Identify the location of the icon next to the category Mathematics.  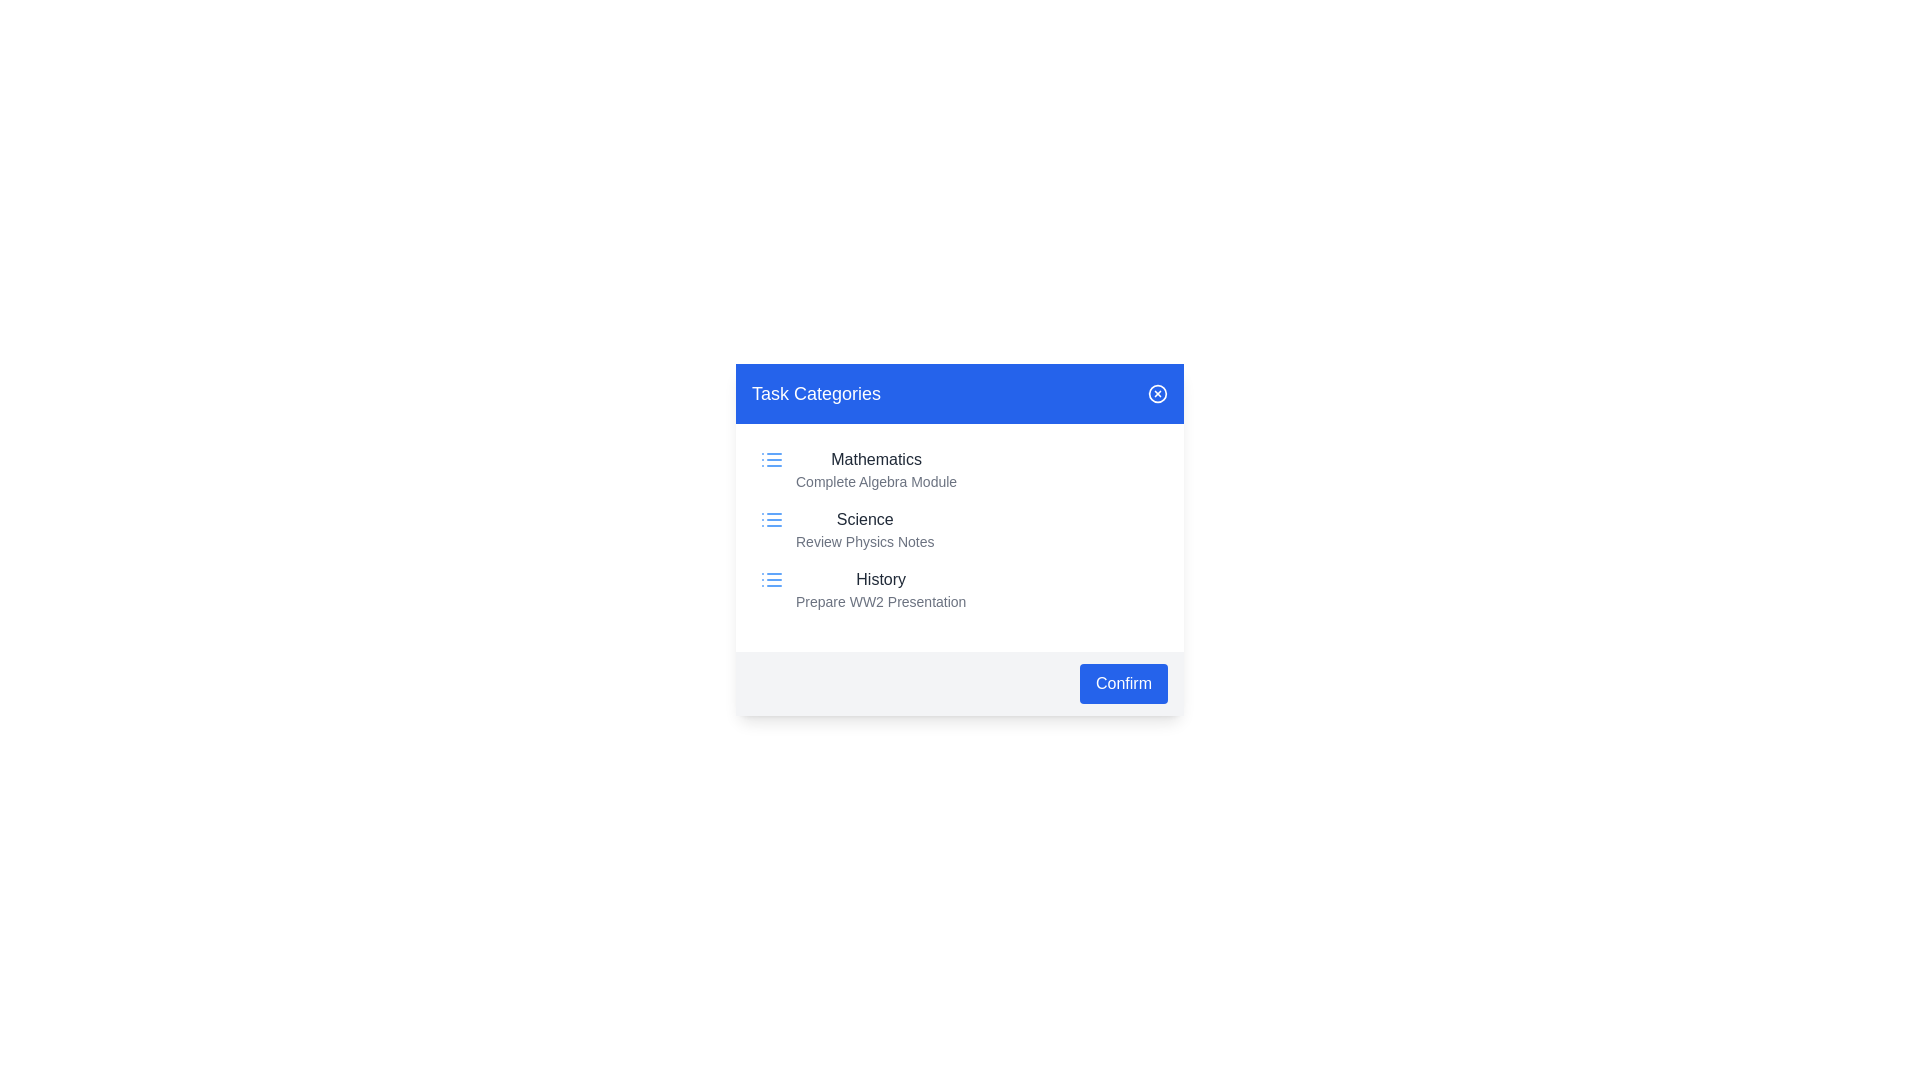
(771, 459).